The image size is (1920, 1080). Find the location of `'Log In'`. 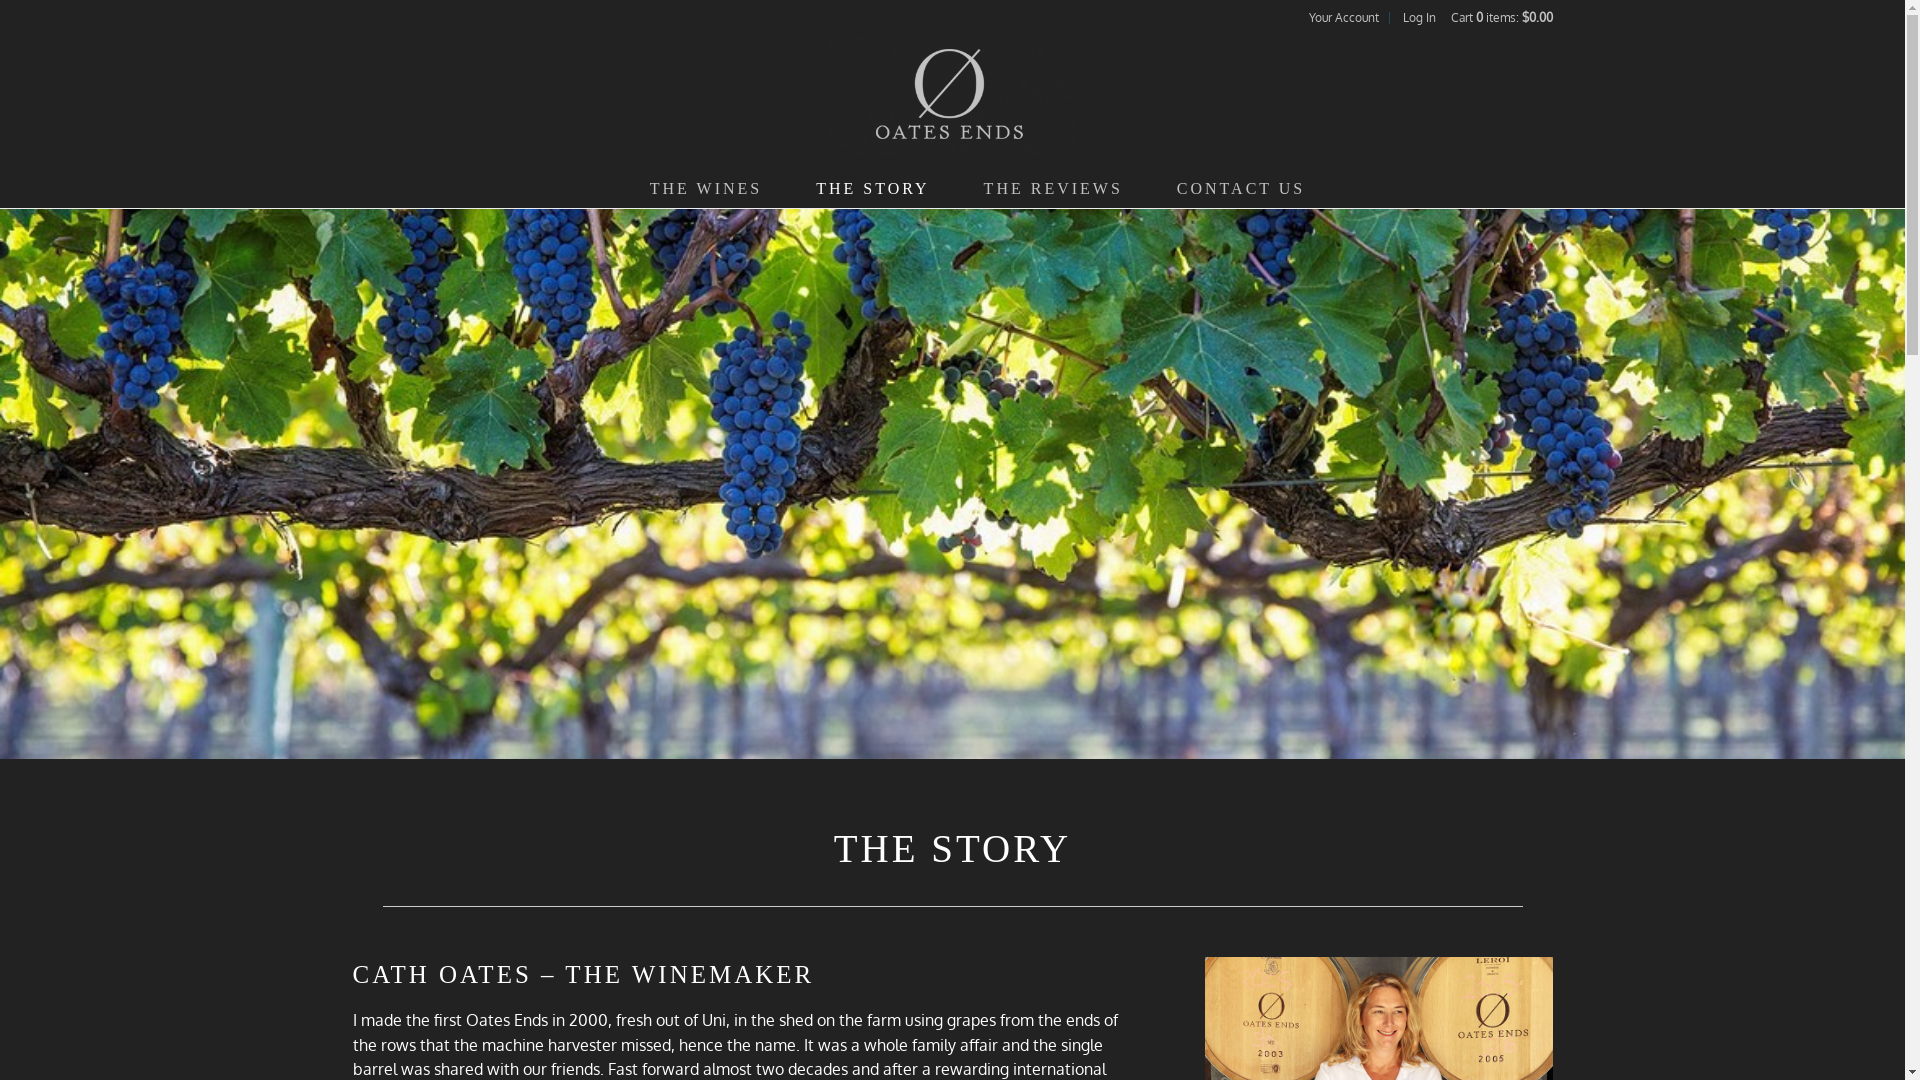

'Log In' is located at coordinates (1417, 17).